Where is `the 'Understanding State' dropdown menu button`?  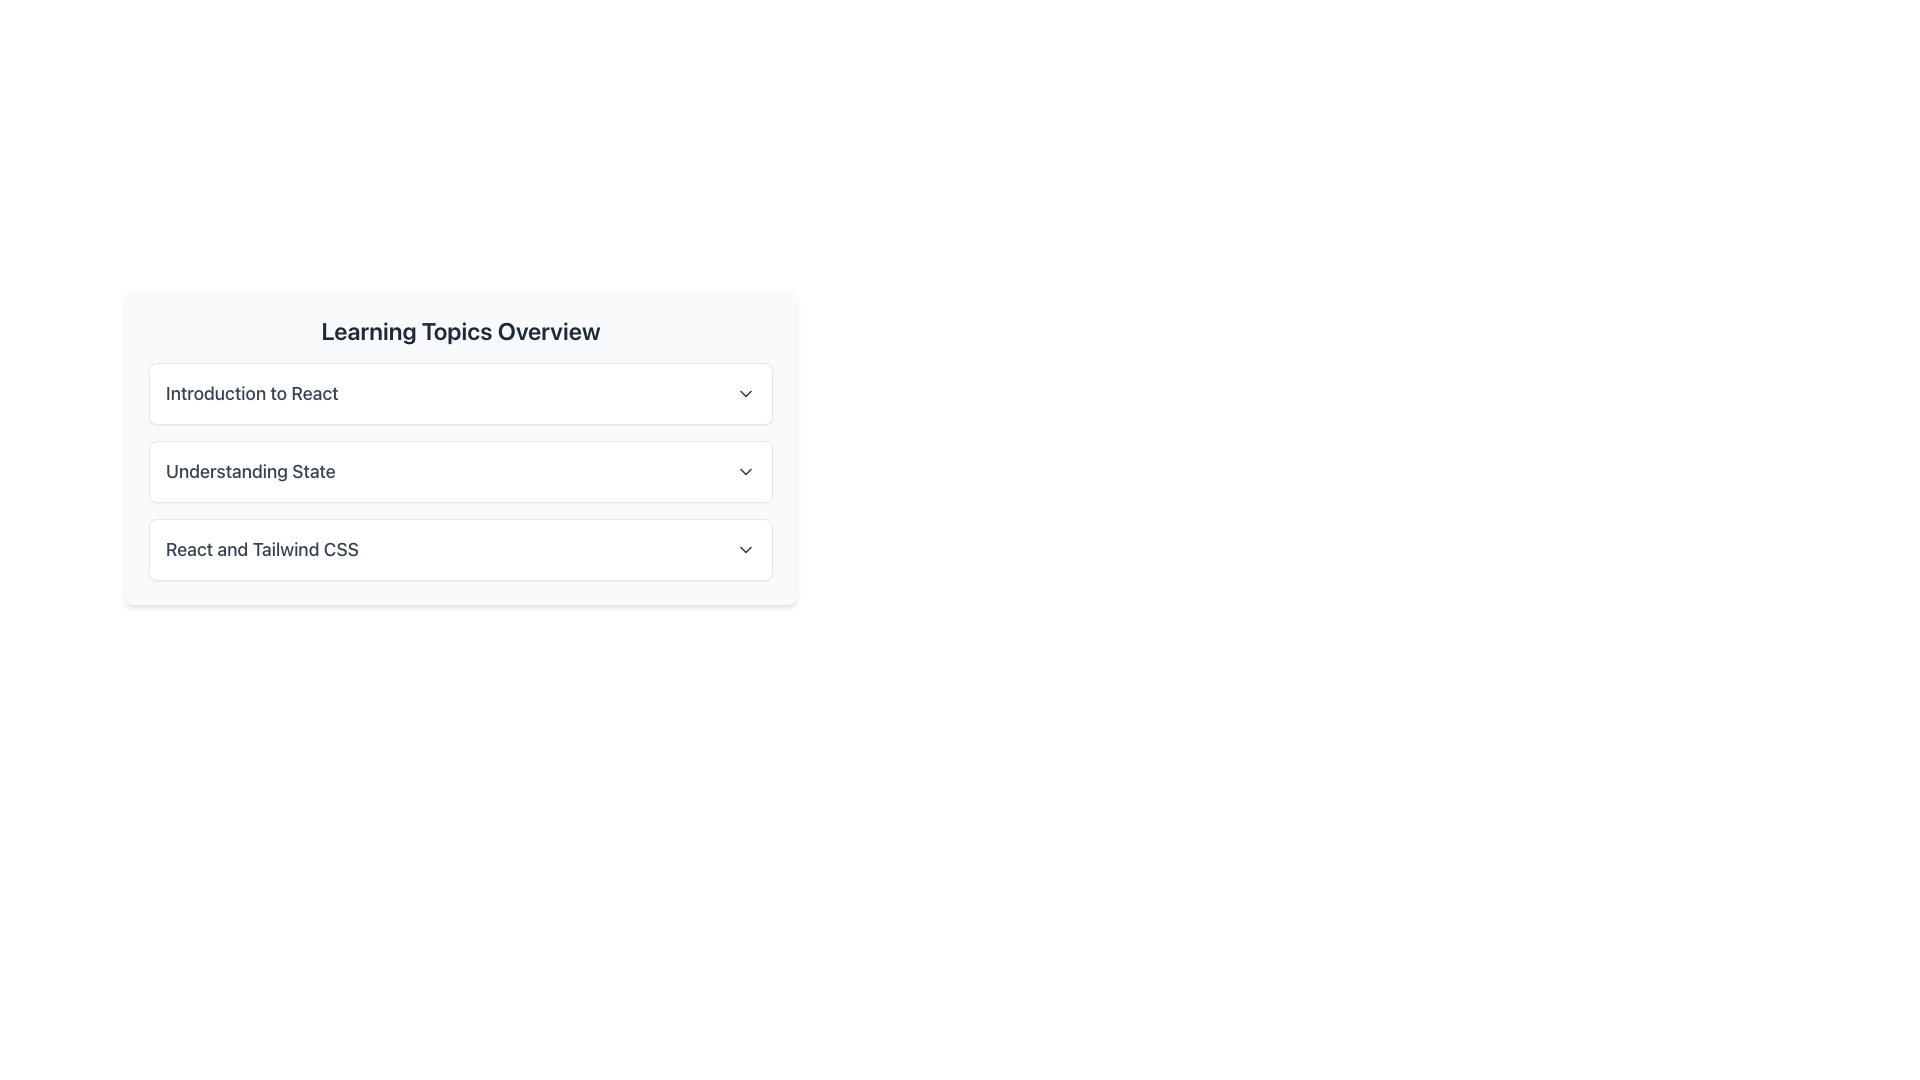
the 'Understanding State' dropdown menu button is located at coordinates (459, 471).